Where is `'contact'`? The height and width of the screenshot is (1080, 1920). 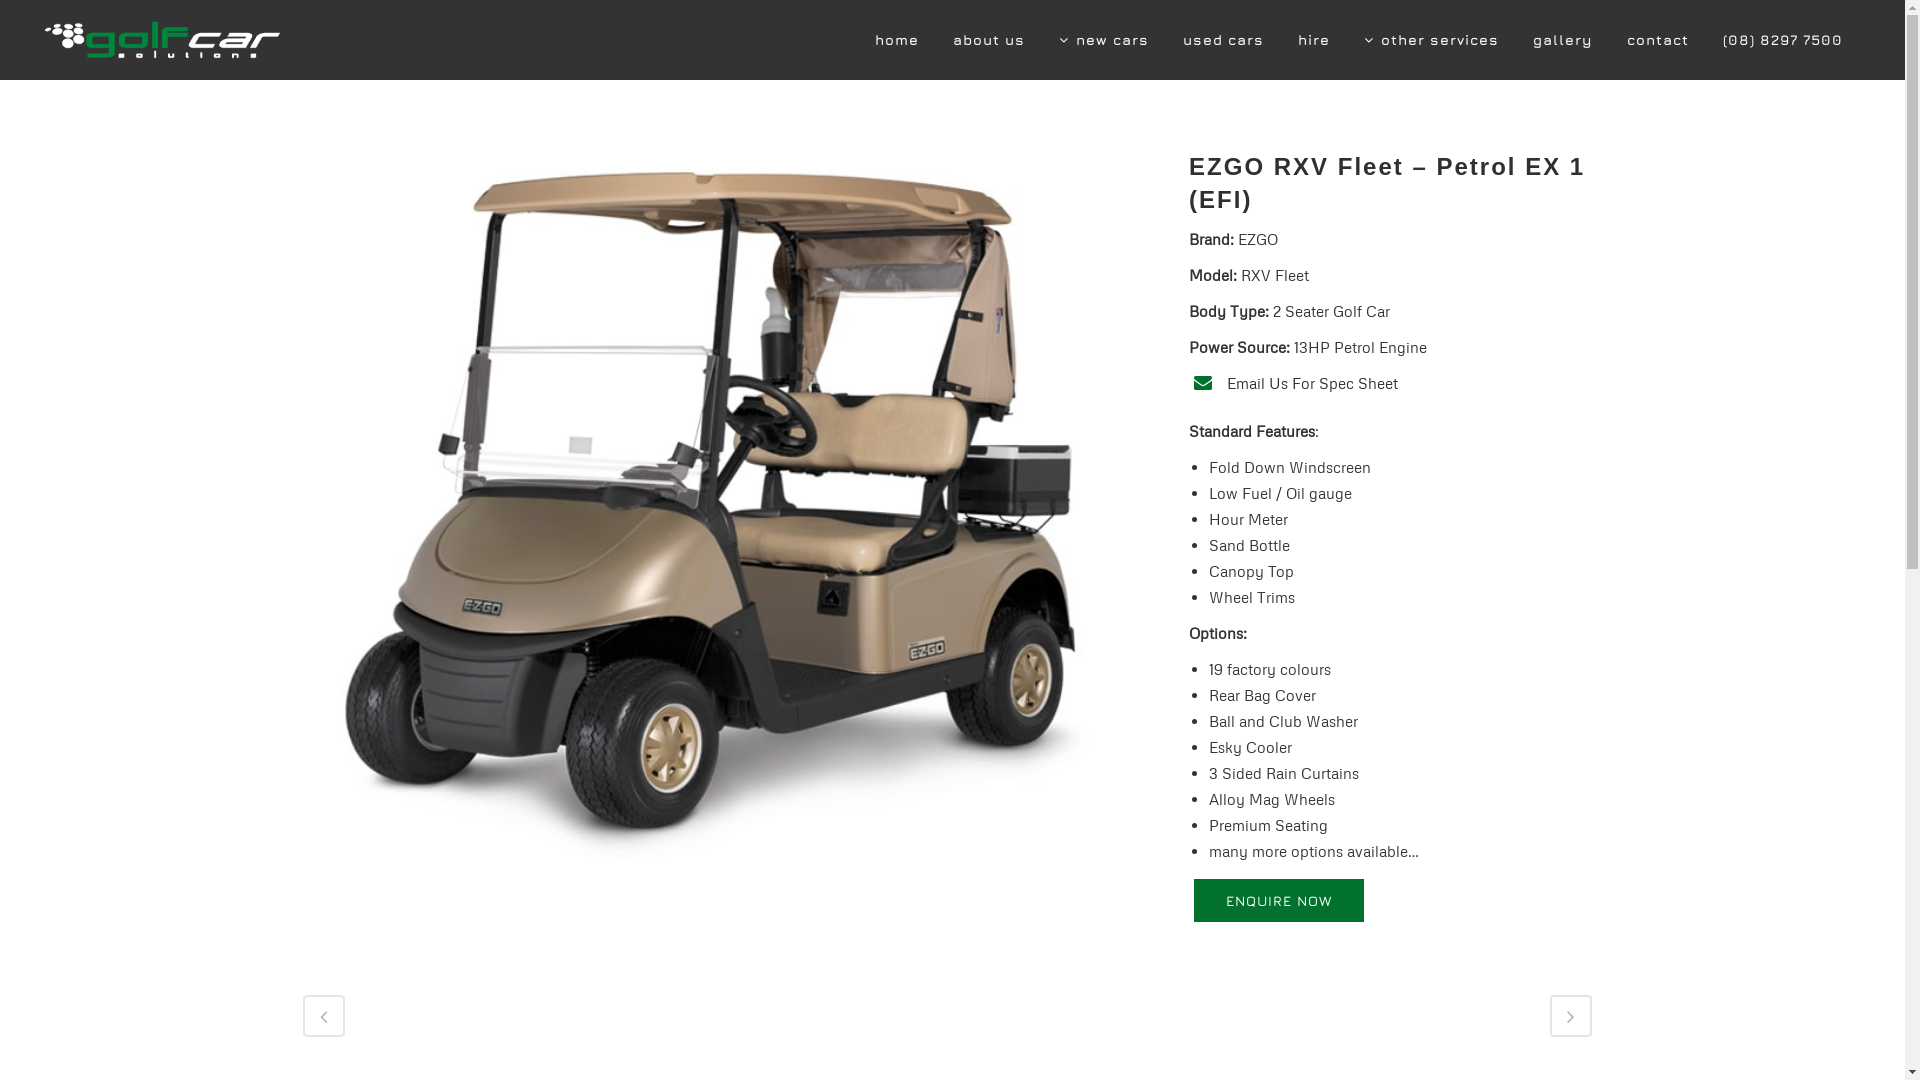
'contact' is located at coordinates (1657, 39).